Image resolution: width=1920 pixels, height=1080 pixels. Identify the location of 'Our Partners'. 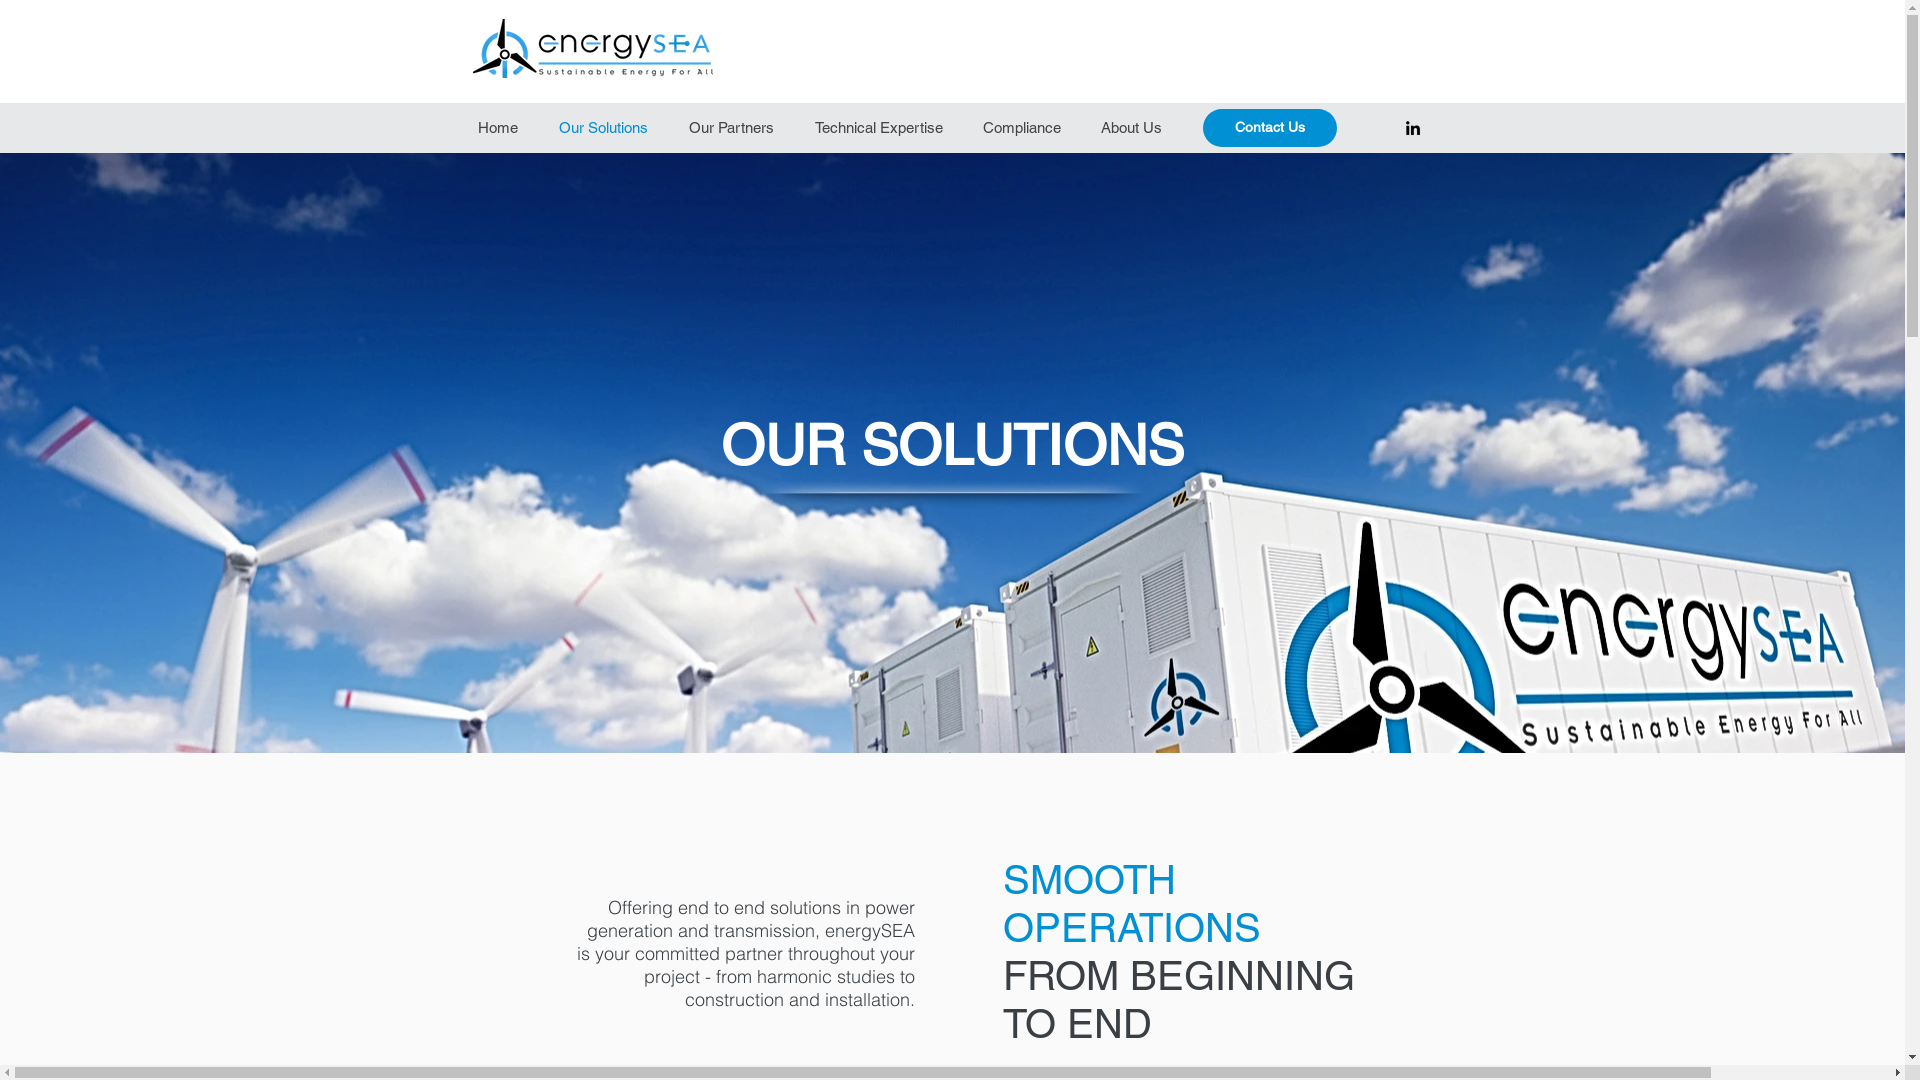
(672, 127).